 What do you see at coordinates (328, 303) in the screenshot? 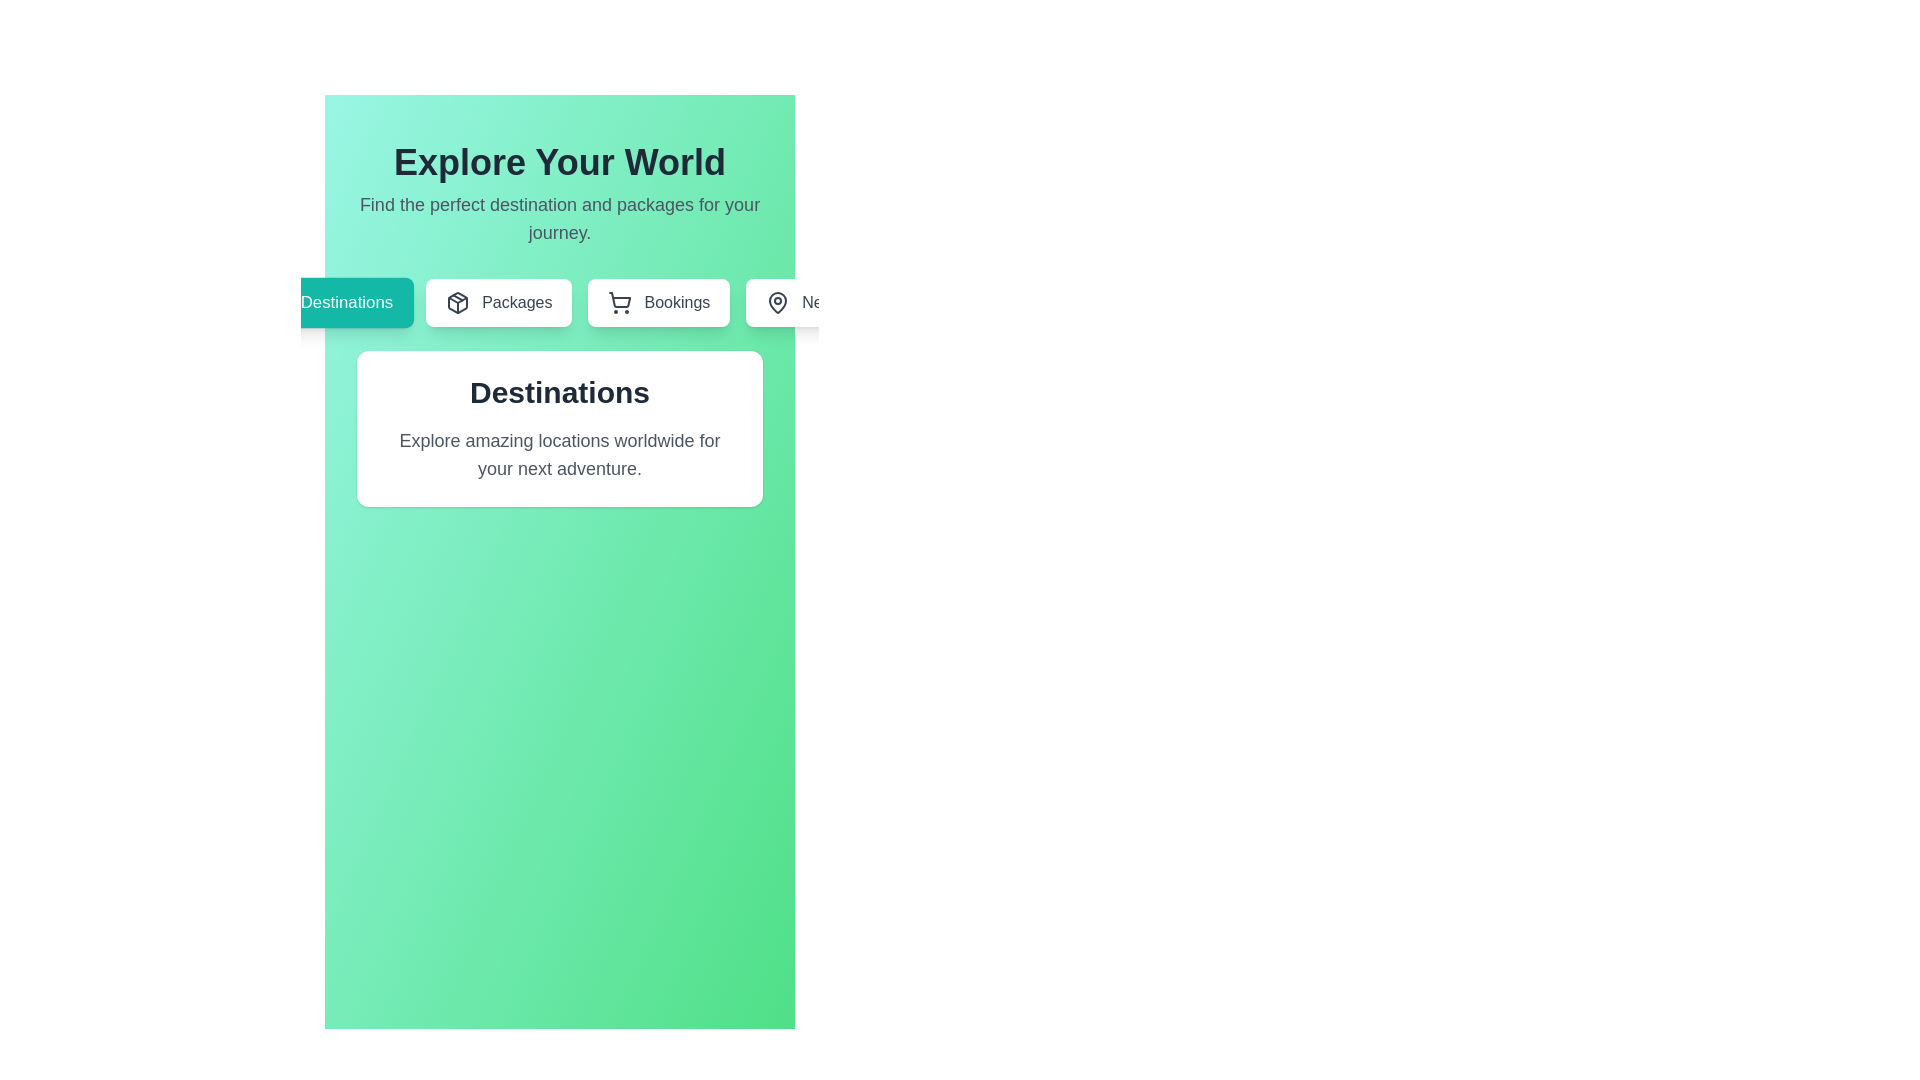
I see `the tab button labeled 'Destinations' to switch to its corresponding content` at bounding box center [328, 303].